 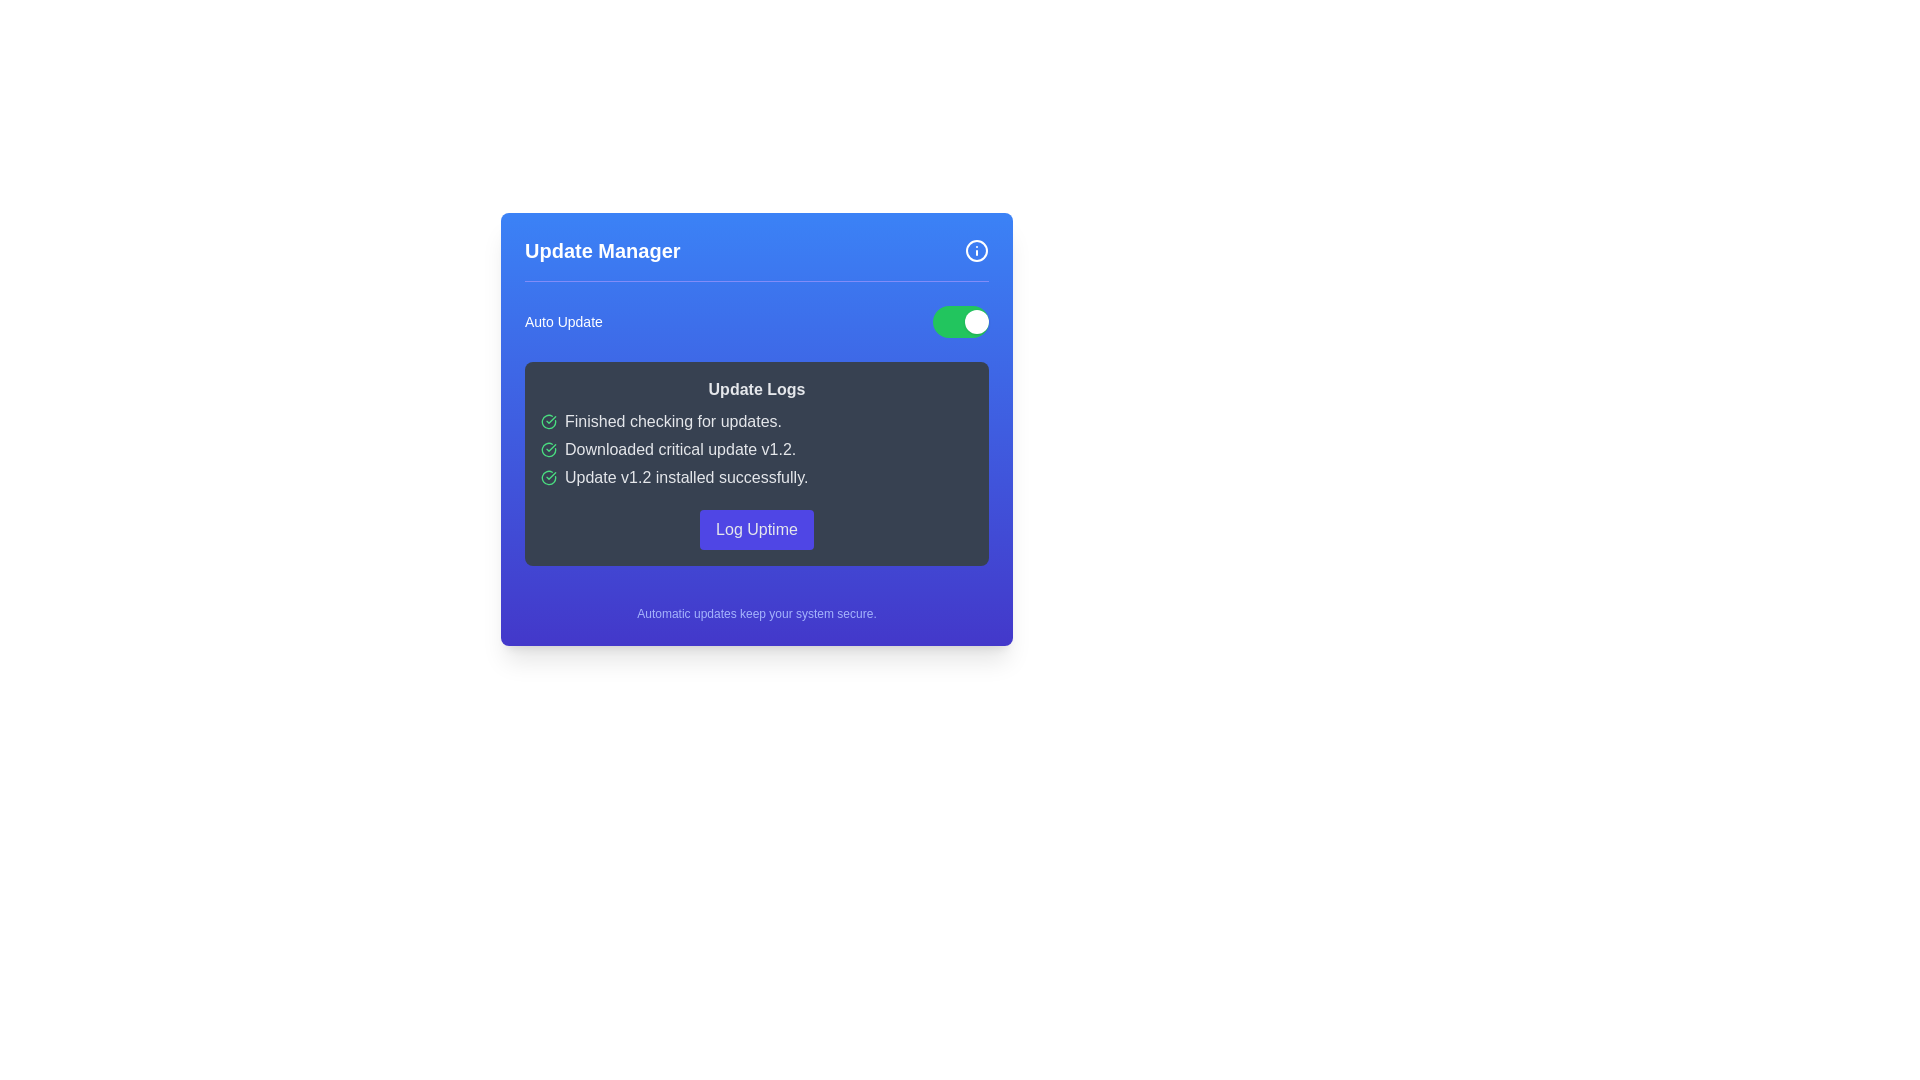 What do you see at coordinates (562, 320) in the screenshot?
I see `the text label that displays 'Auto Update', which is styled with a small font size in white against a blue background` at bounding box center [562, 320].